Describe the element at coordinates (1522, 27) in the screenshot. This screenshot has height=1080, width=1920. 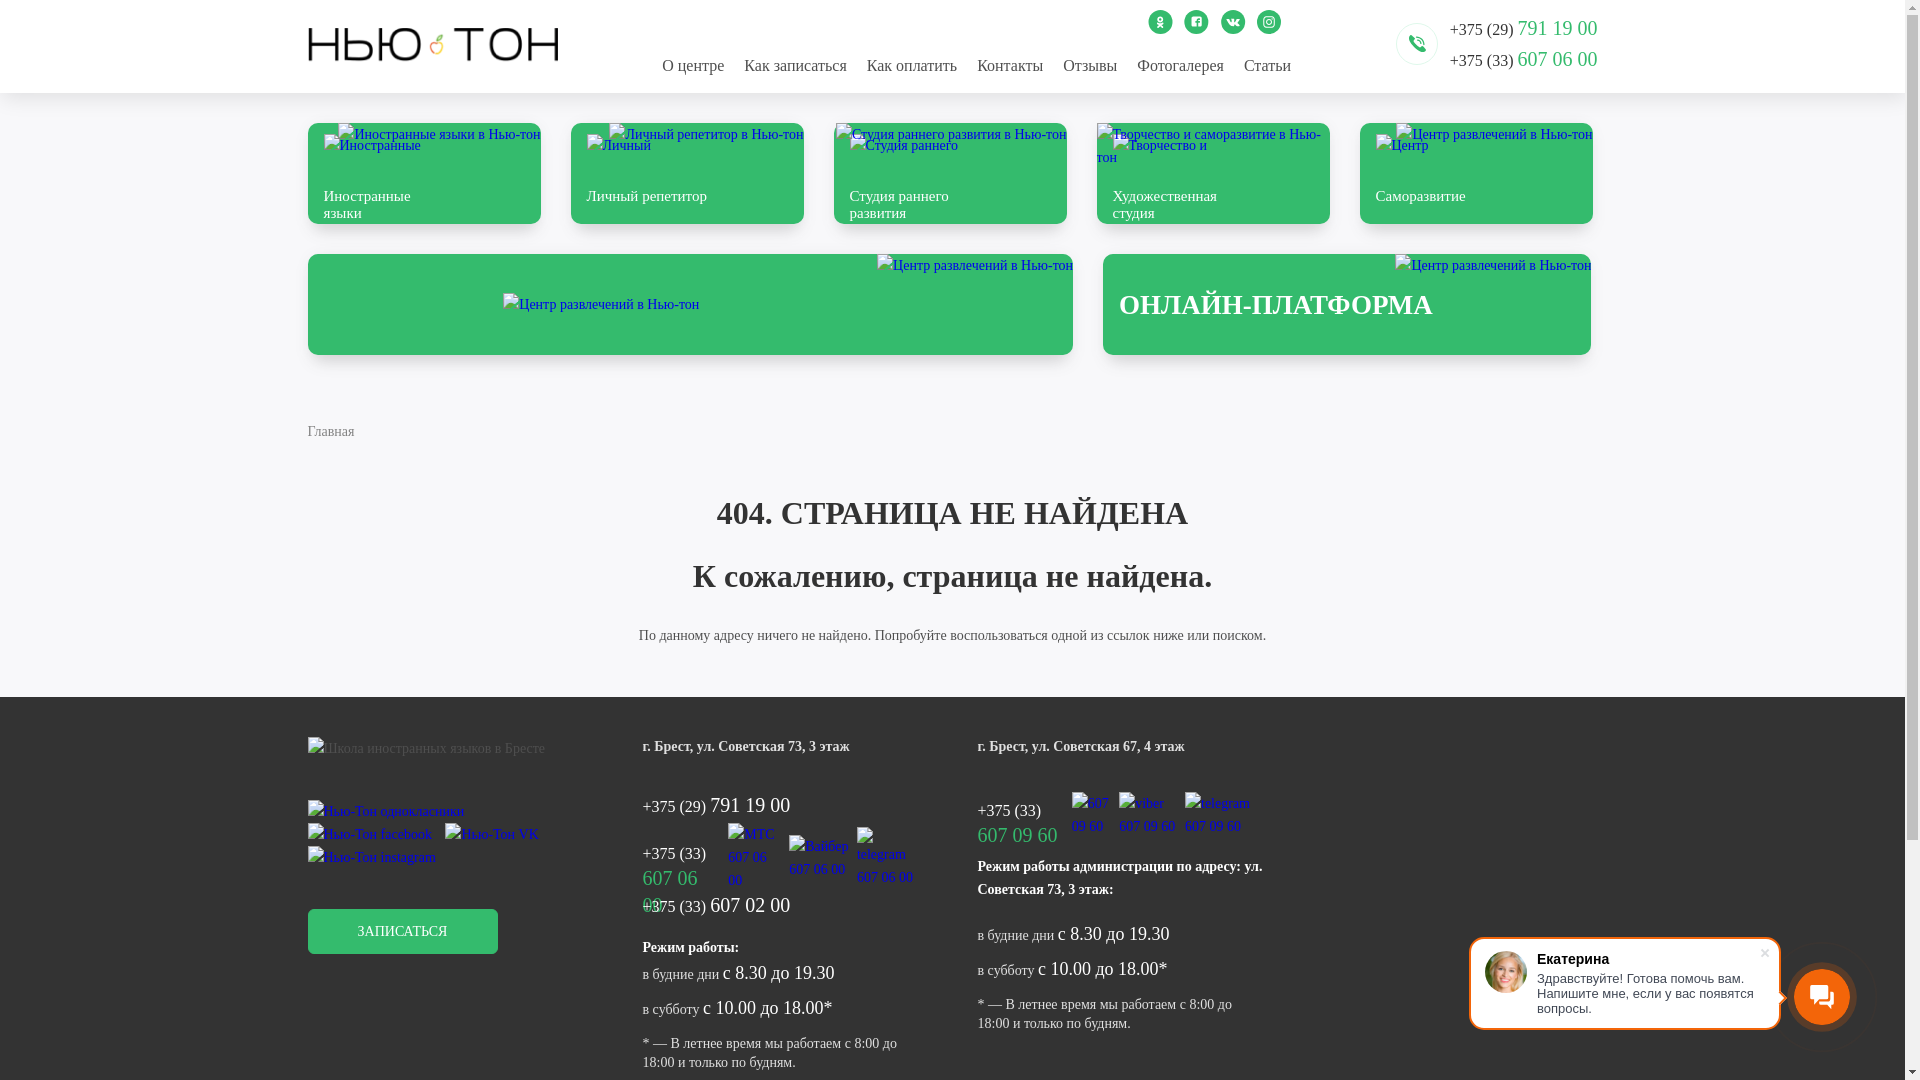
I see `'+375 (29) 791 19 00'` at that location.